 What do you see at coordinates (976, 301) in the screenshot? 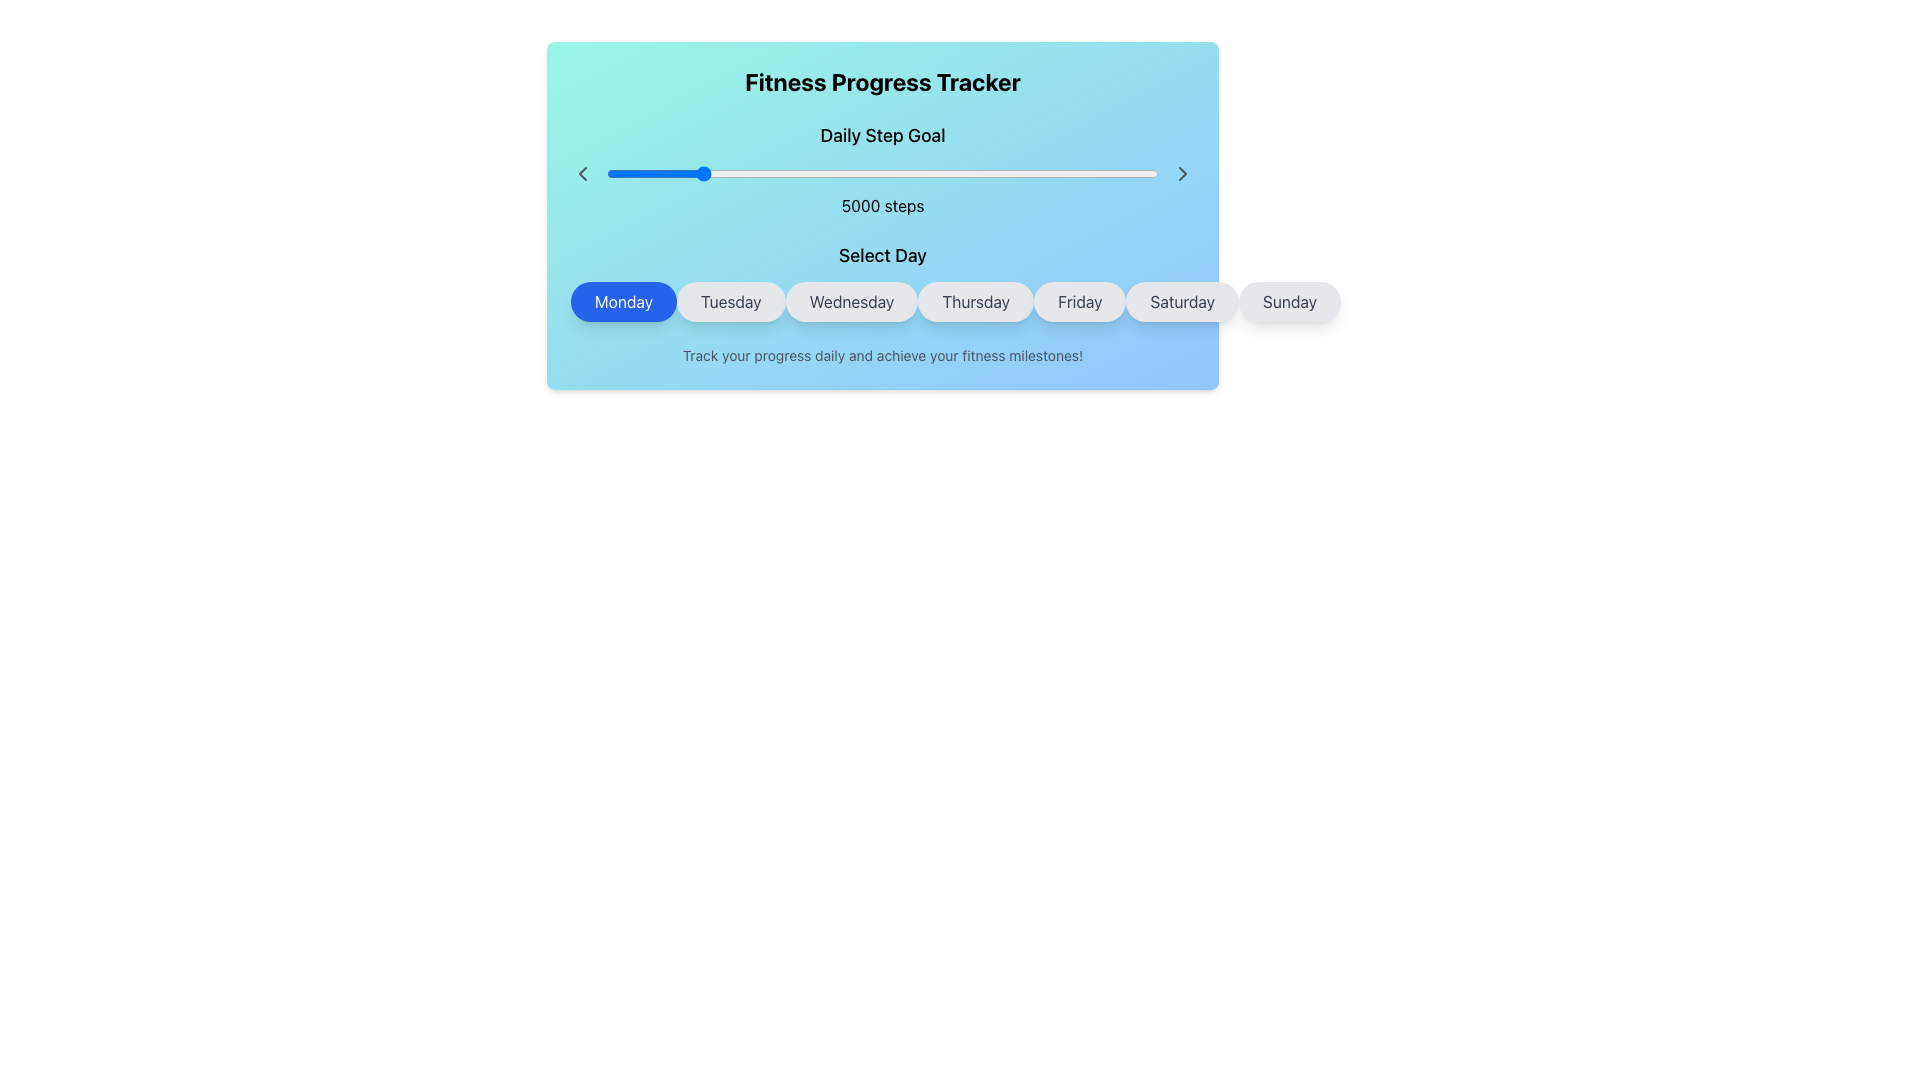
I see `the 'Thursday' button` at bounding box center [976, 301].